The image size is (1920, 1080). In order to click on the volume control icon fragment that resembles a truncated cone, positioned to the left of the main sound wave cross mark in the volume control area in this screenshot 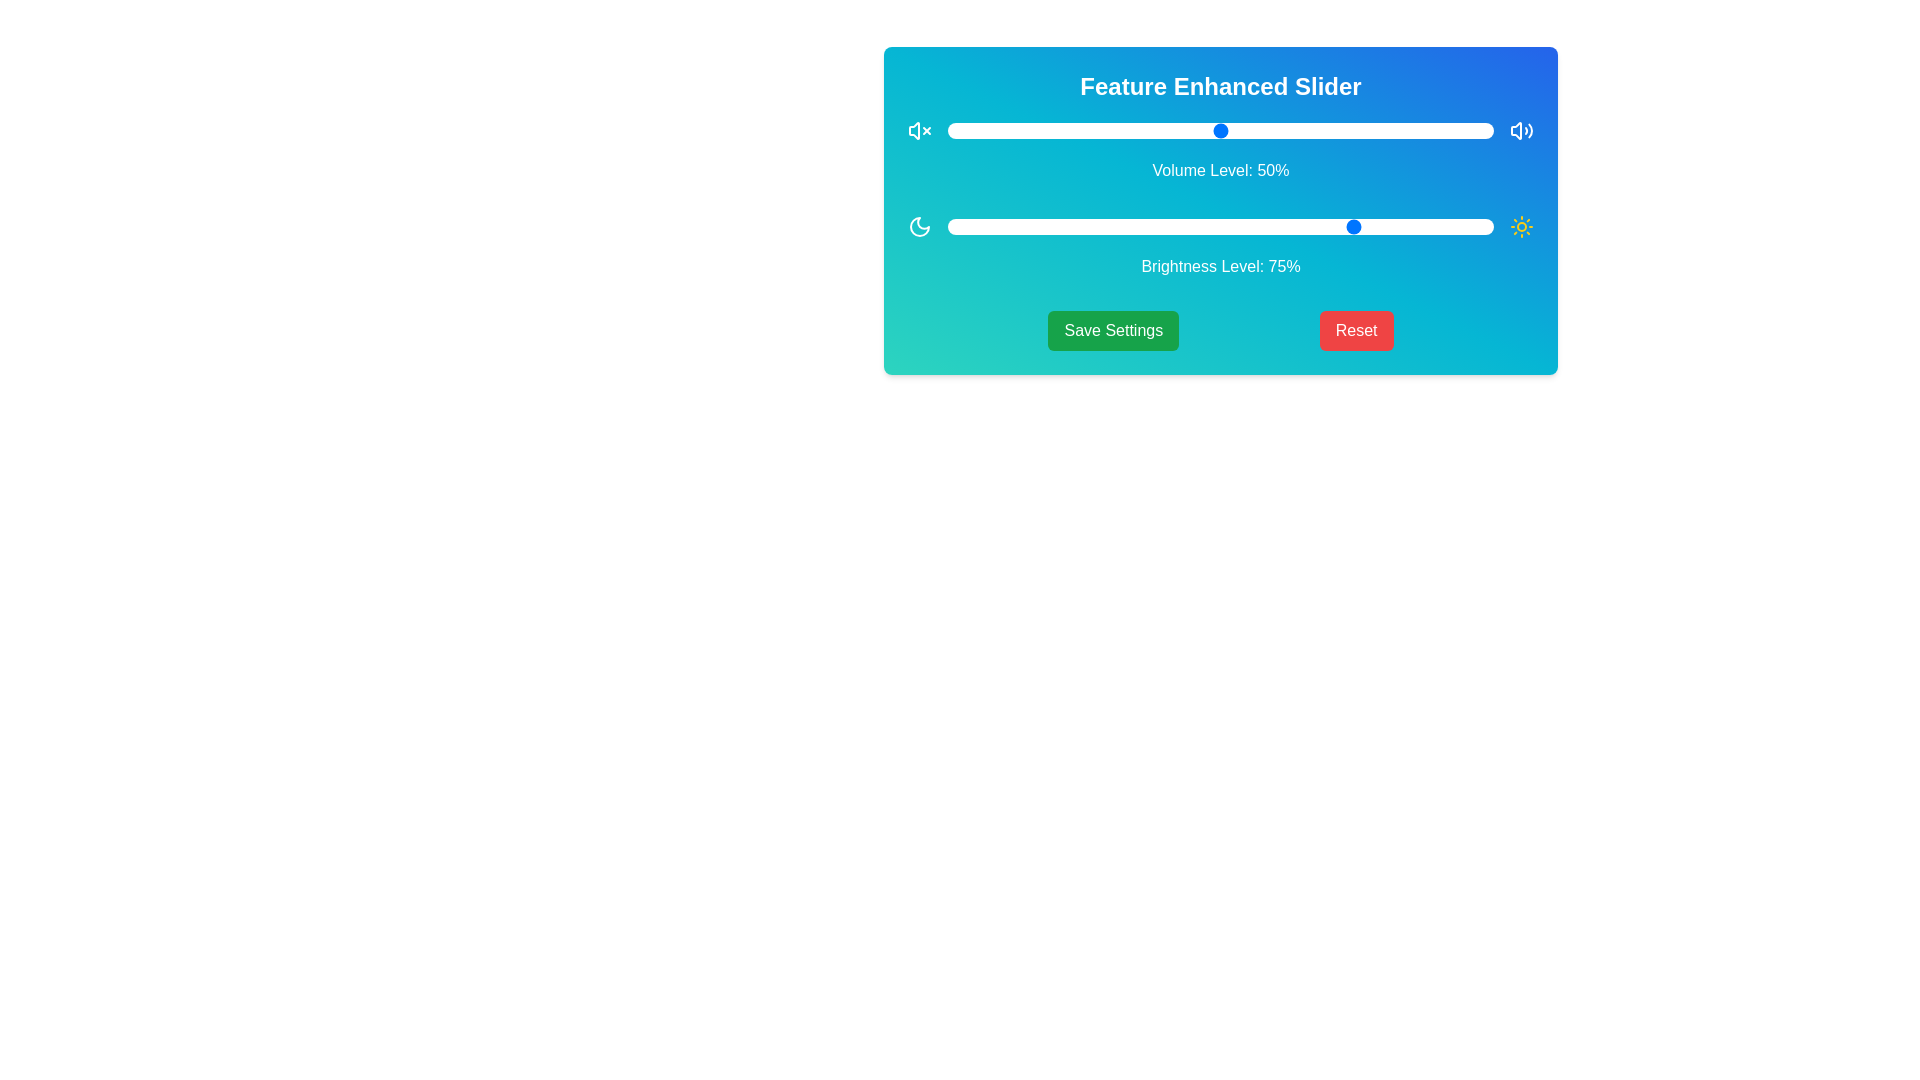, I will do `click(913, 131)`.